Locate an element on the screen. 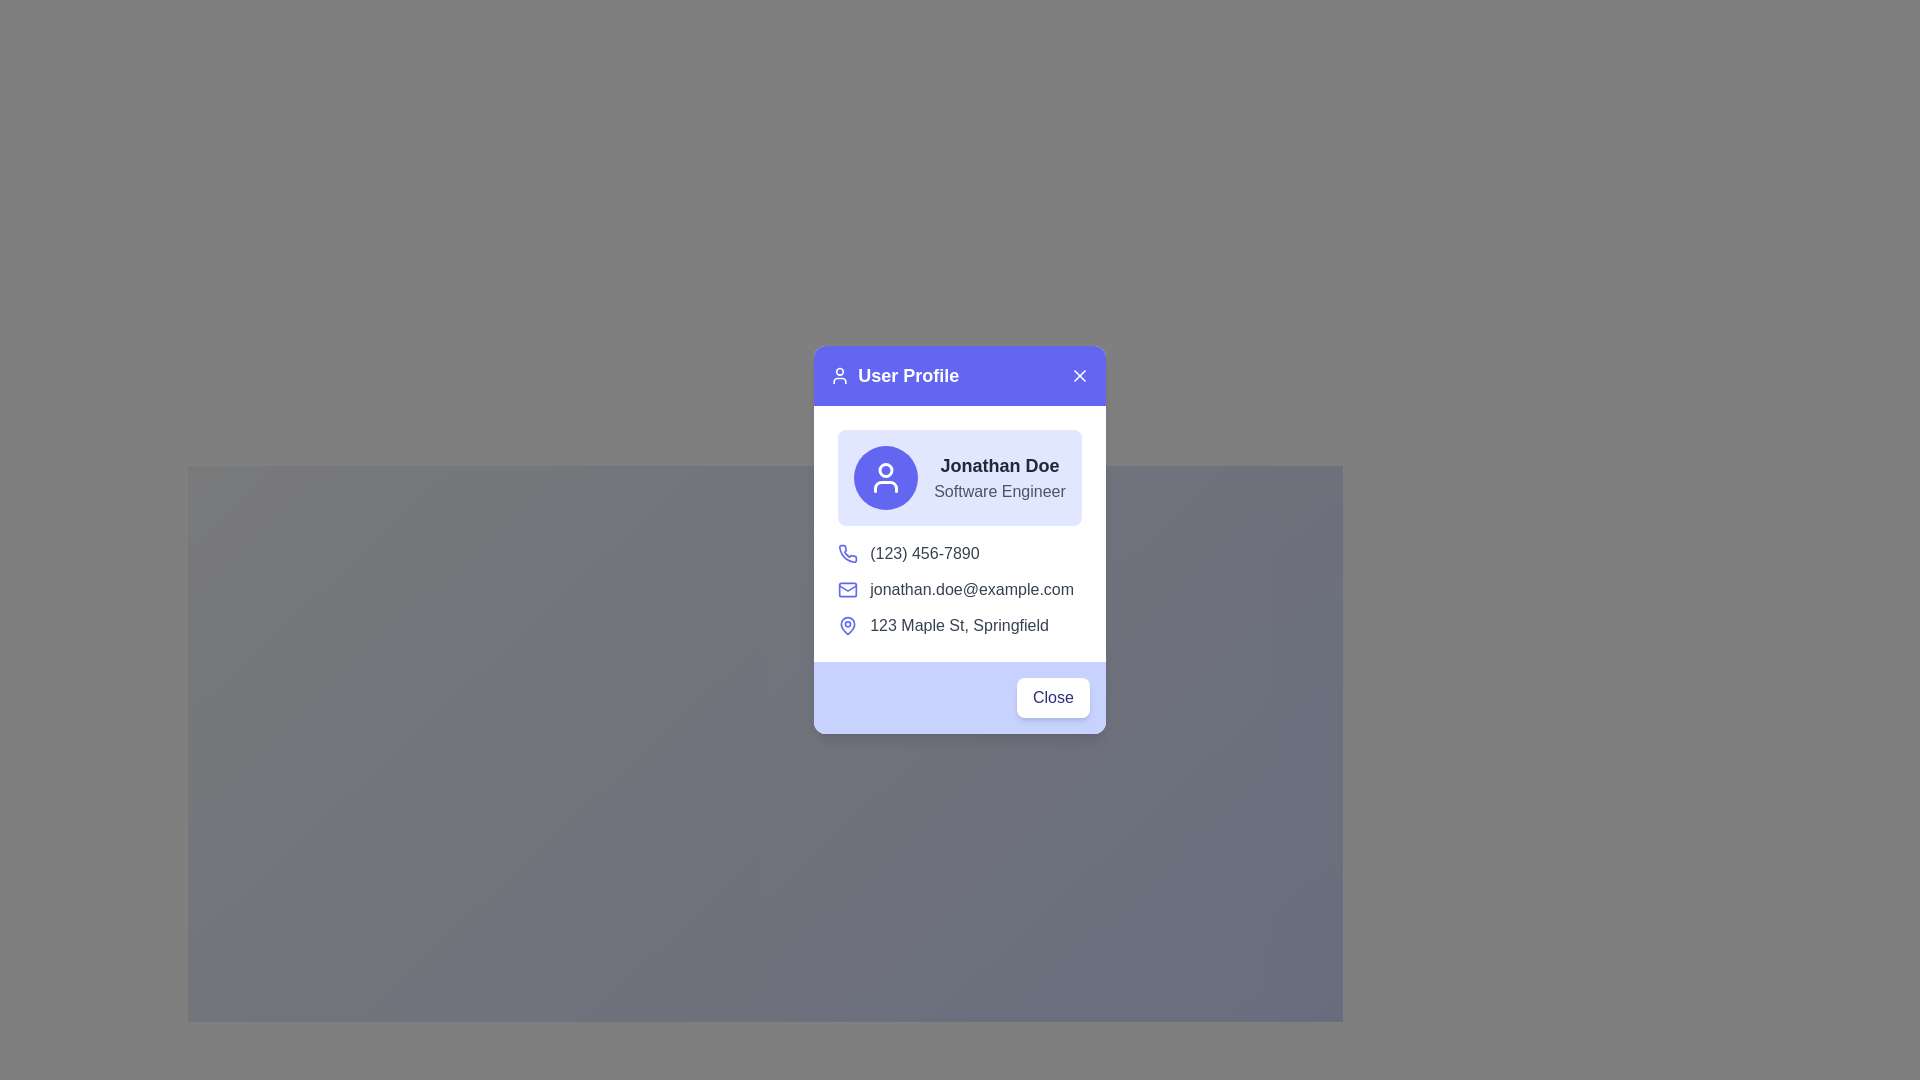 Image resolution: width=1920 pixels, height=1080 pixels. the phone number icon located in the user profile card layout, which visually represents the phone number '(123) 456-7890' is located at coordinates (848, 553).